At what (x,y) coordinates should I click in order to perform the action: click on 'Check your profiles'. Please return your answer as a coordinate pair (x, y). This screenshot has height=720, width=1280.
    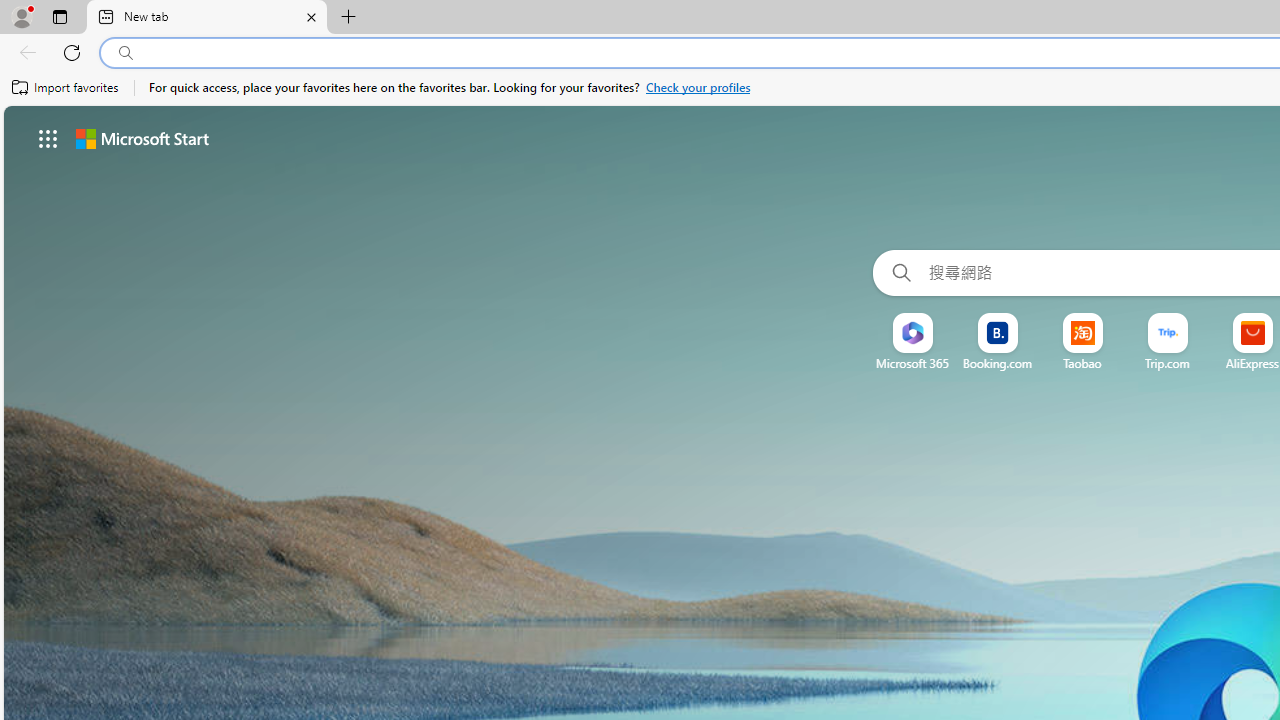
    Looking at the image, I should click on (698, 87).